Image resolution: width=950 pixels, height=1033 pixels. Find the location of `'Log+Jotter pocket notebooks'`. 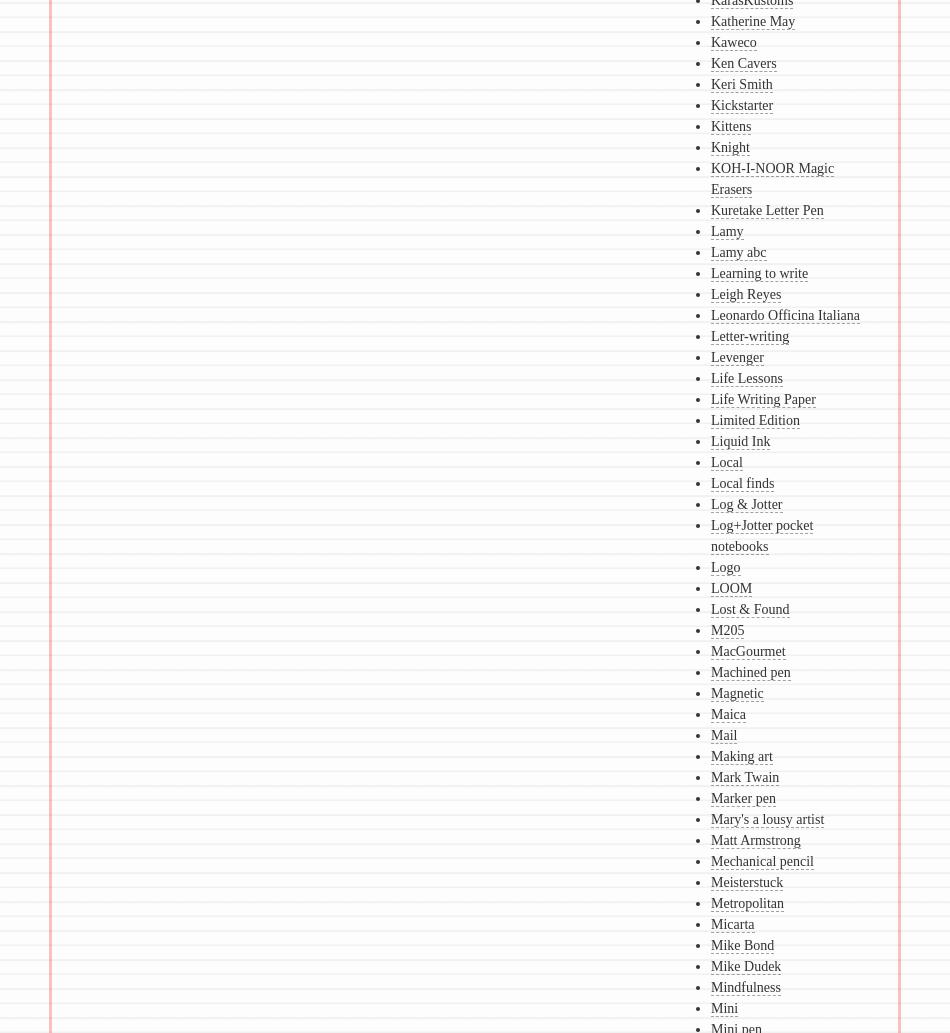

'Log+Jotter pocket notebooks' is located at coordinates (760, 535).